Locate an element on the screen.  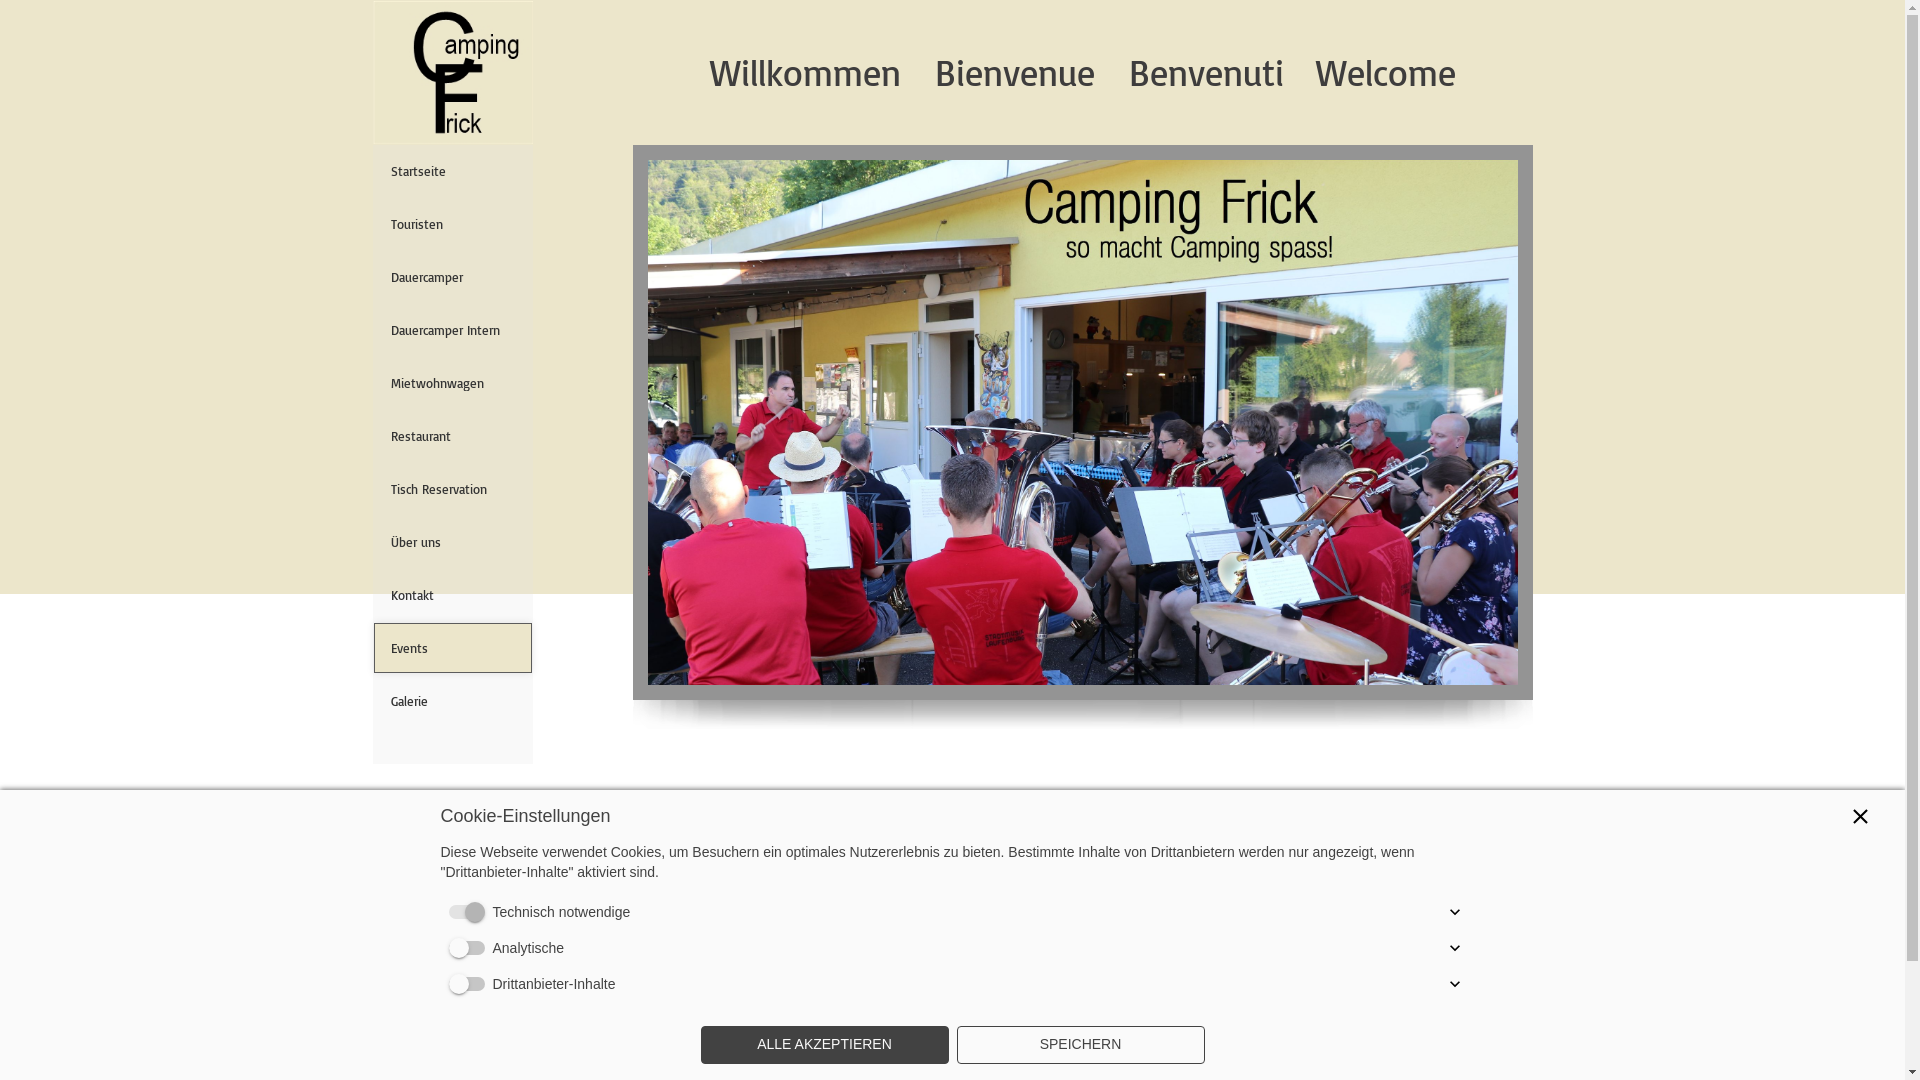
'Kontakt' is located at coordinates (450, 593).